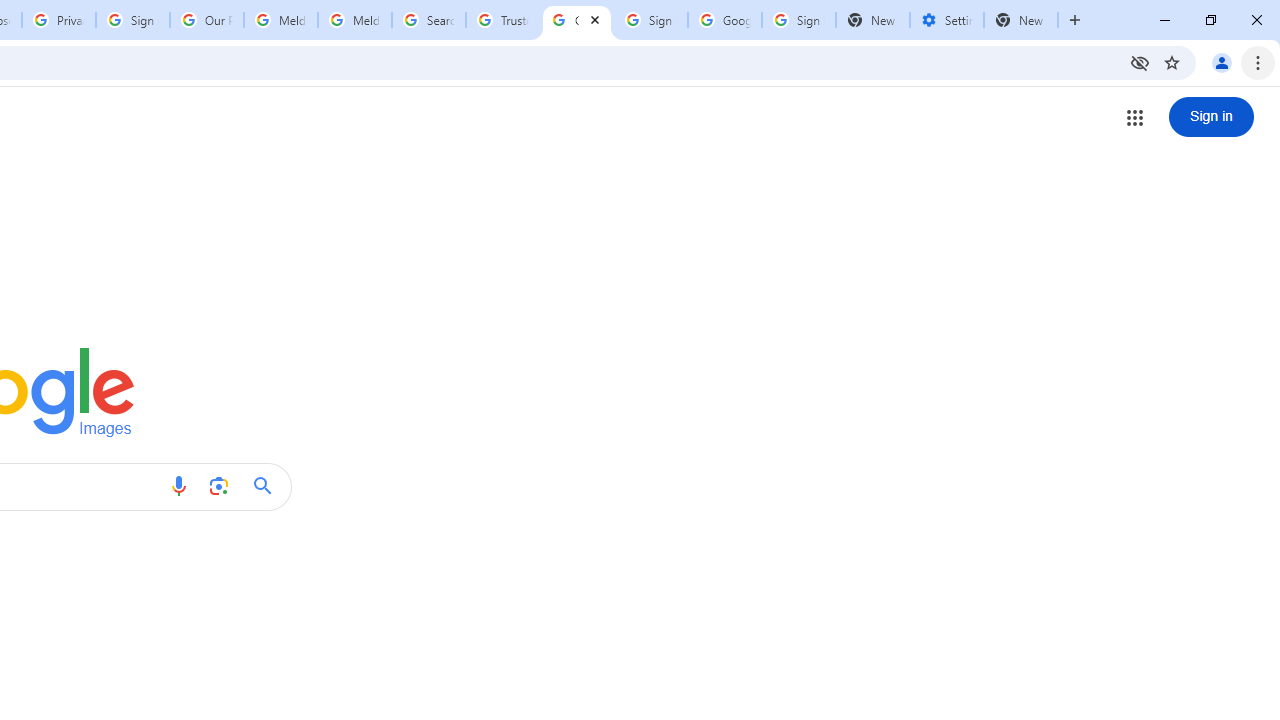  What do you see at coordinates (1139, 61) in the screenshot?
I see `'Third-party cookies blocked'` at bounding box center [1139, 61].